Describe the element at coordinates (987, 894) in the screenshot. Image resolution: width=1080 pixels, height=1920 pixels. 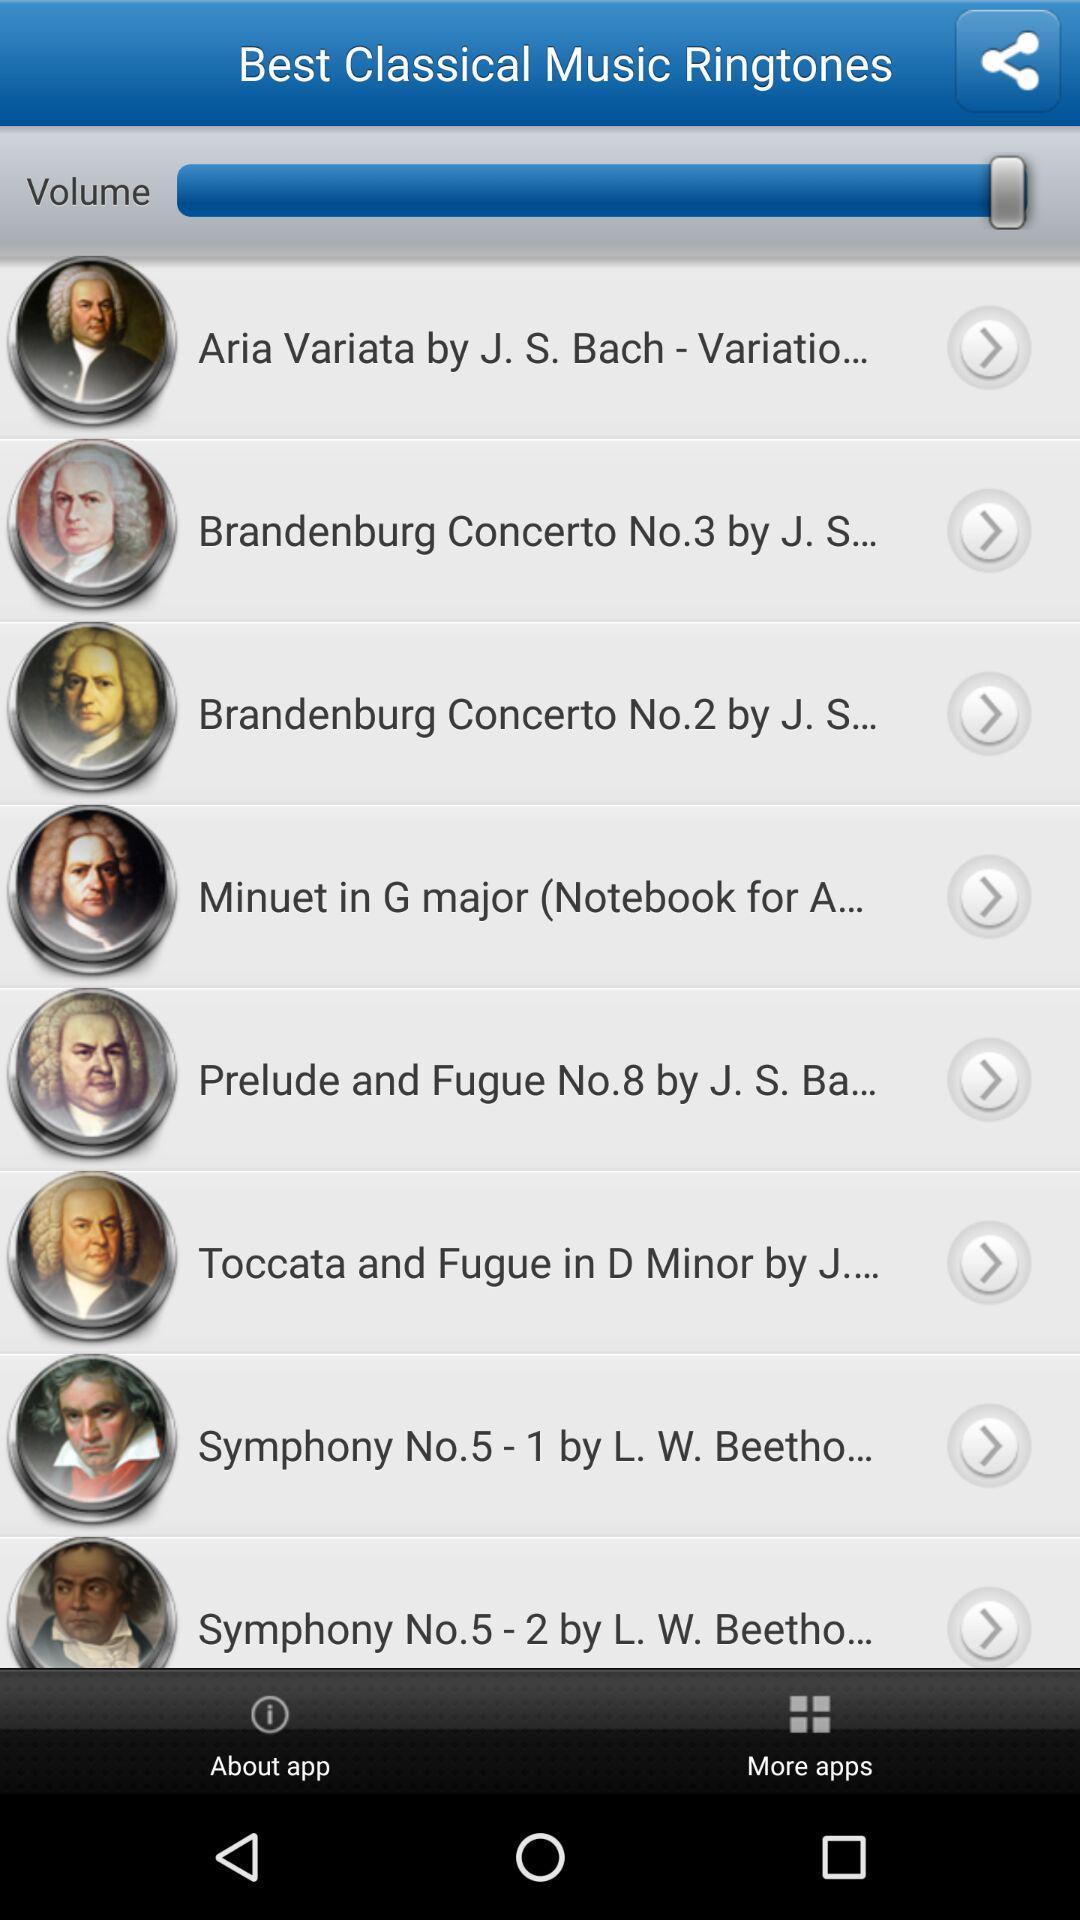
I see `ringtone` at that location.